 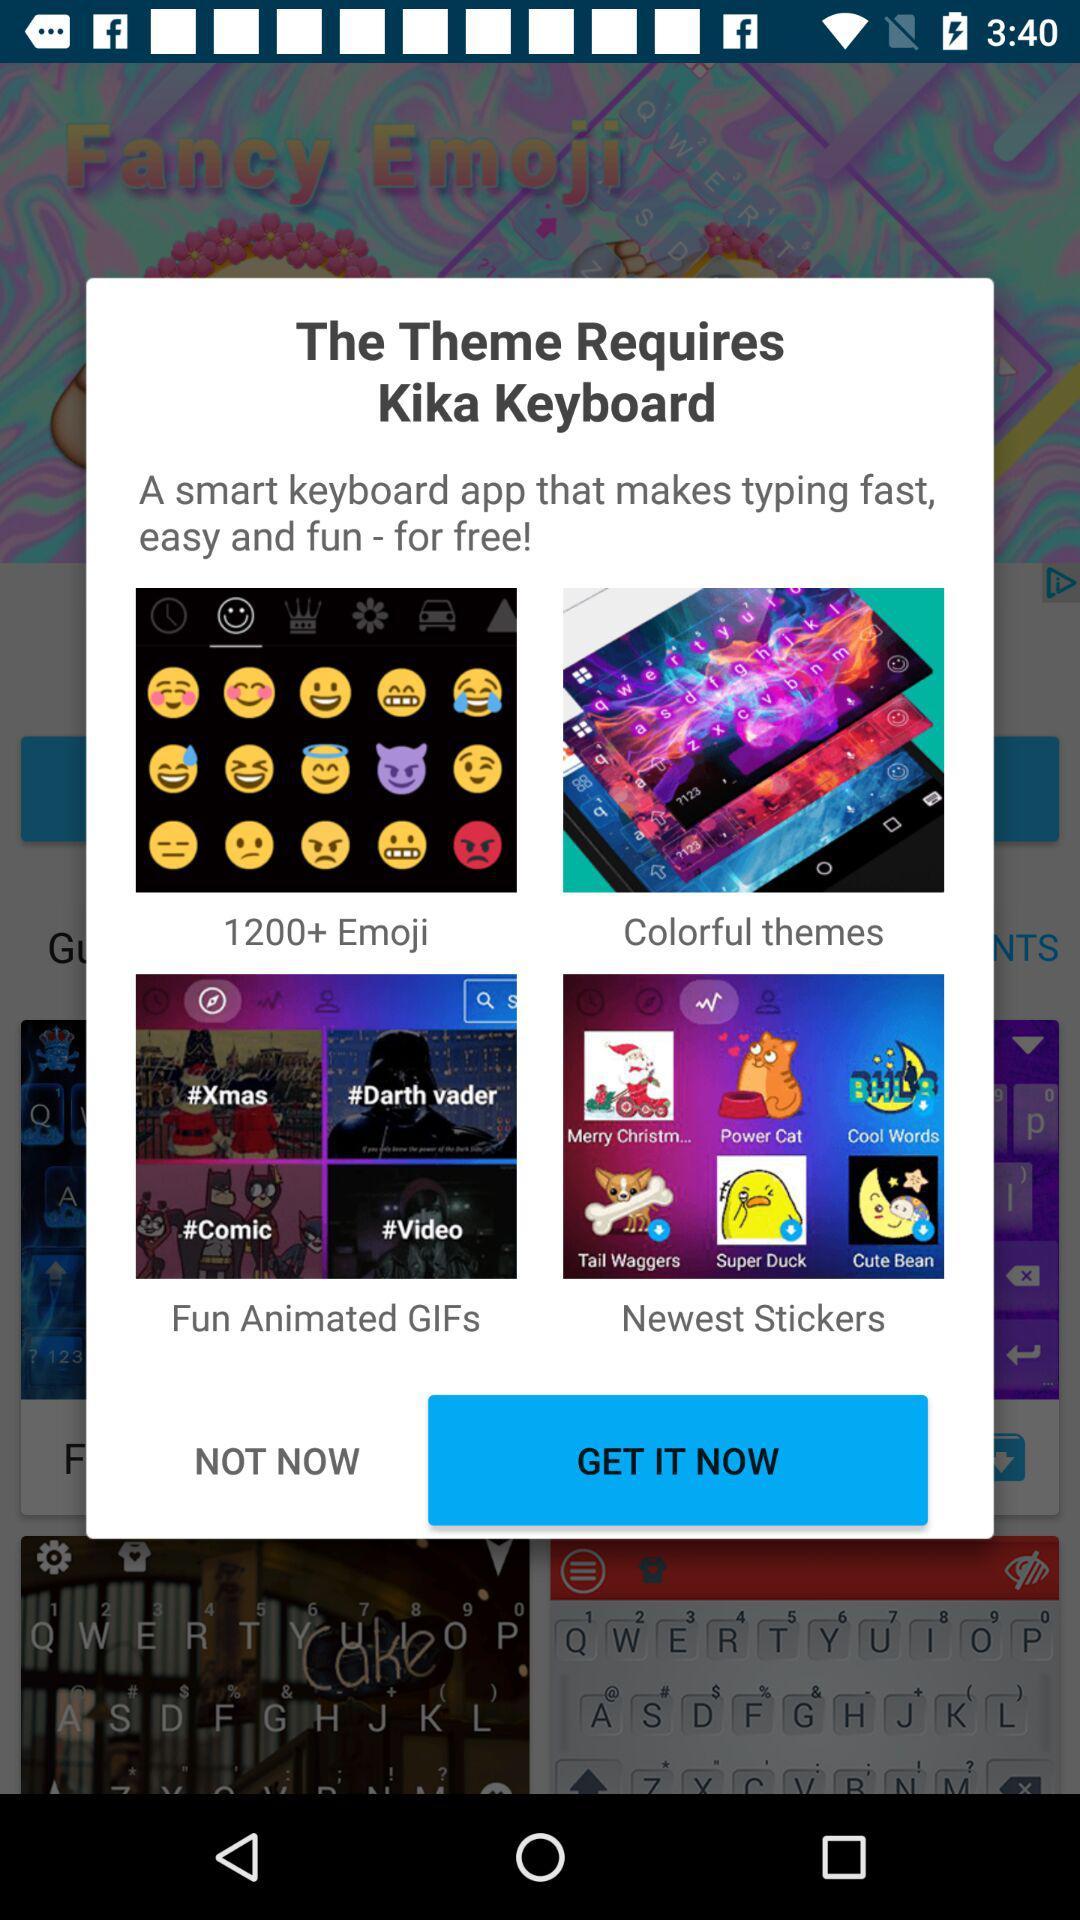 What do you see at coordinates (276, 1460) in the screenshot?
I see `icon next to get it now icon` at bounding box center [276, 1460].